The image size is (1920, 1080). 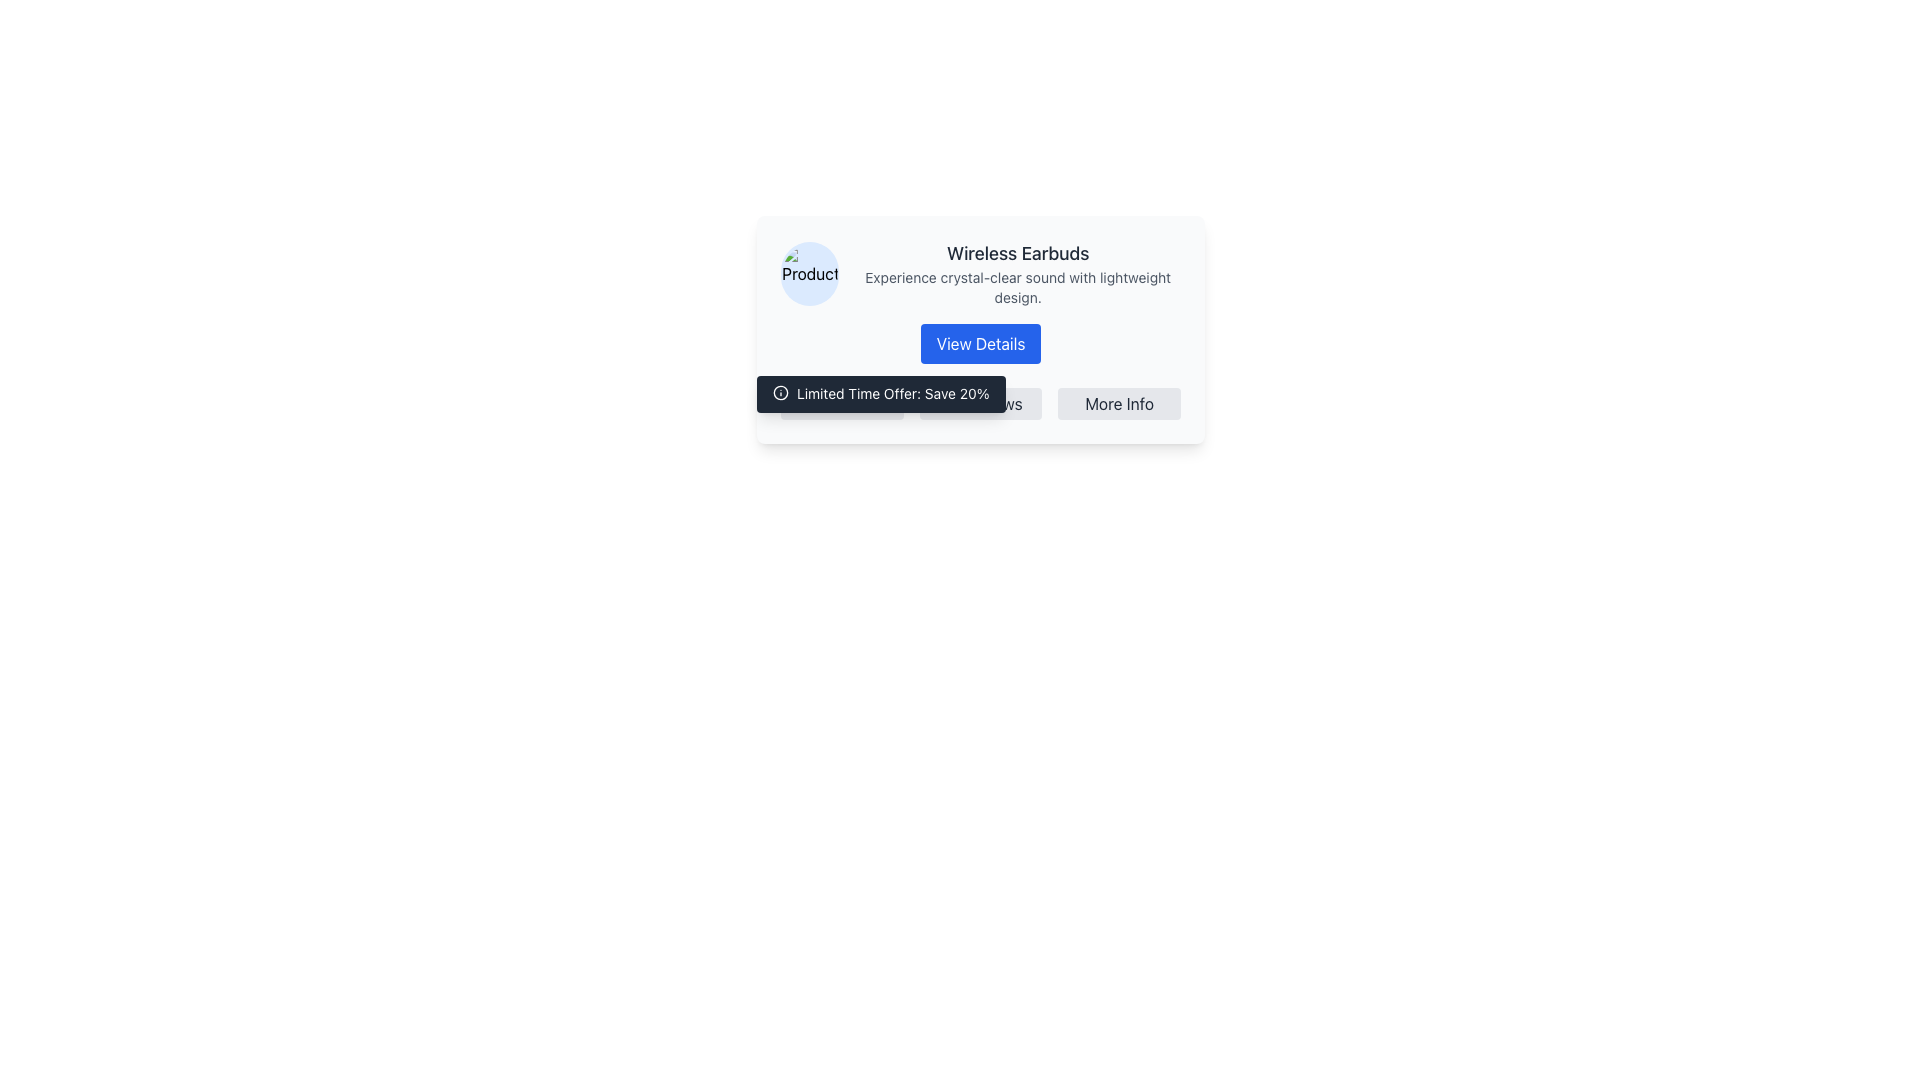 What do you see at coordinates (980, 342) in the screenshot?
I see `the navigation button for the product 'Wireless Earbuds' to observe the hover effects` at bounding box center [980, 342].